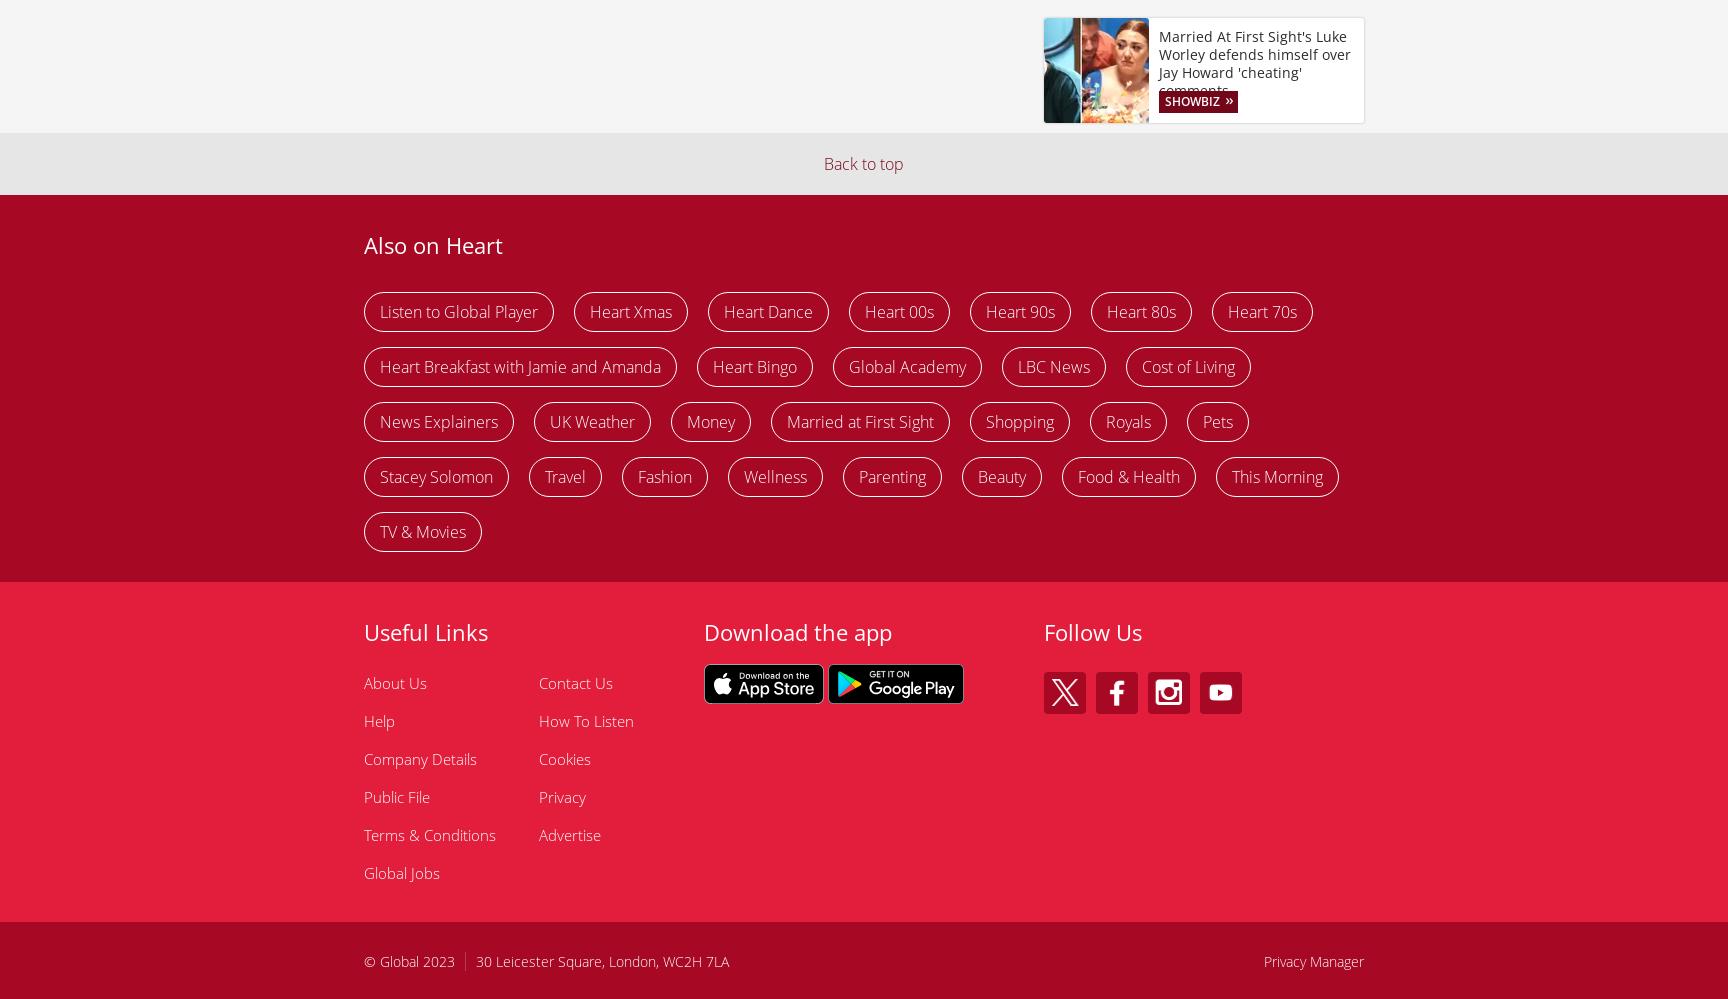 The height and width of the screenshot is (999, 1728). I want to click on 'How To Listen', so click(585, 720).